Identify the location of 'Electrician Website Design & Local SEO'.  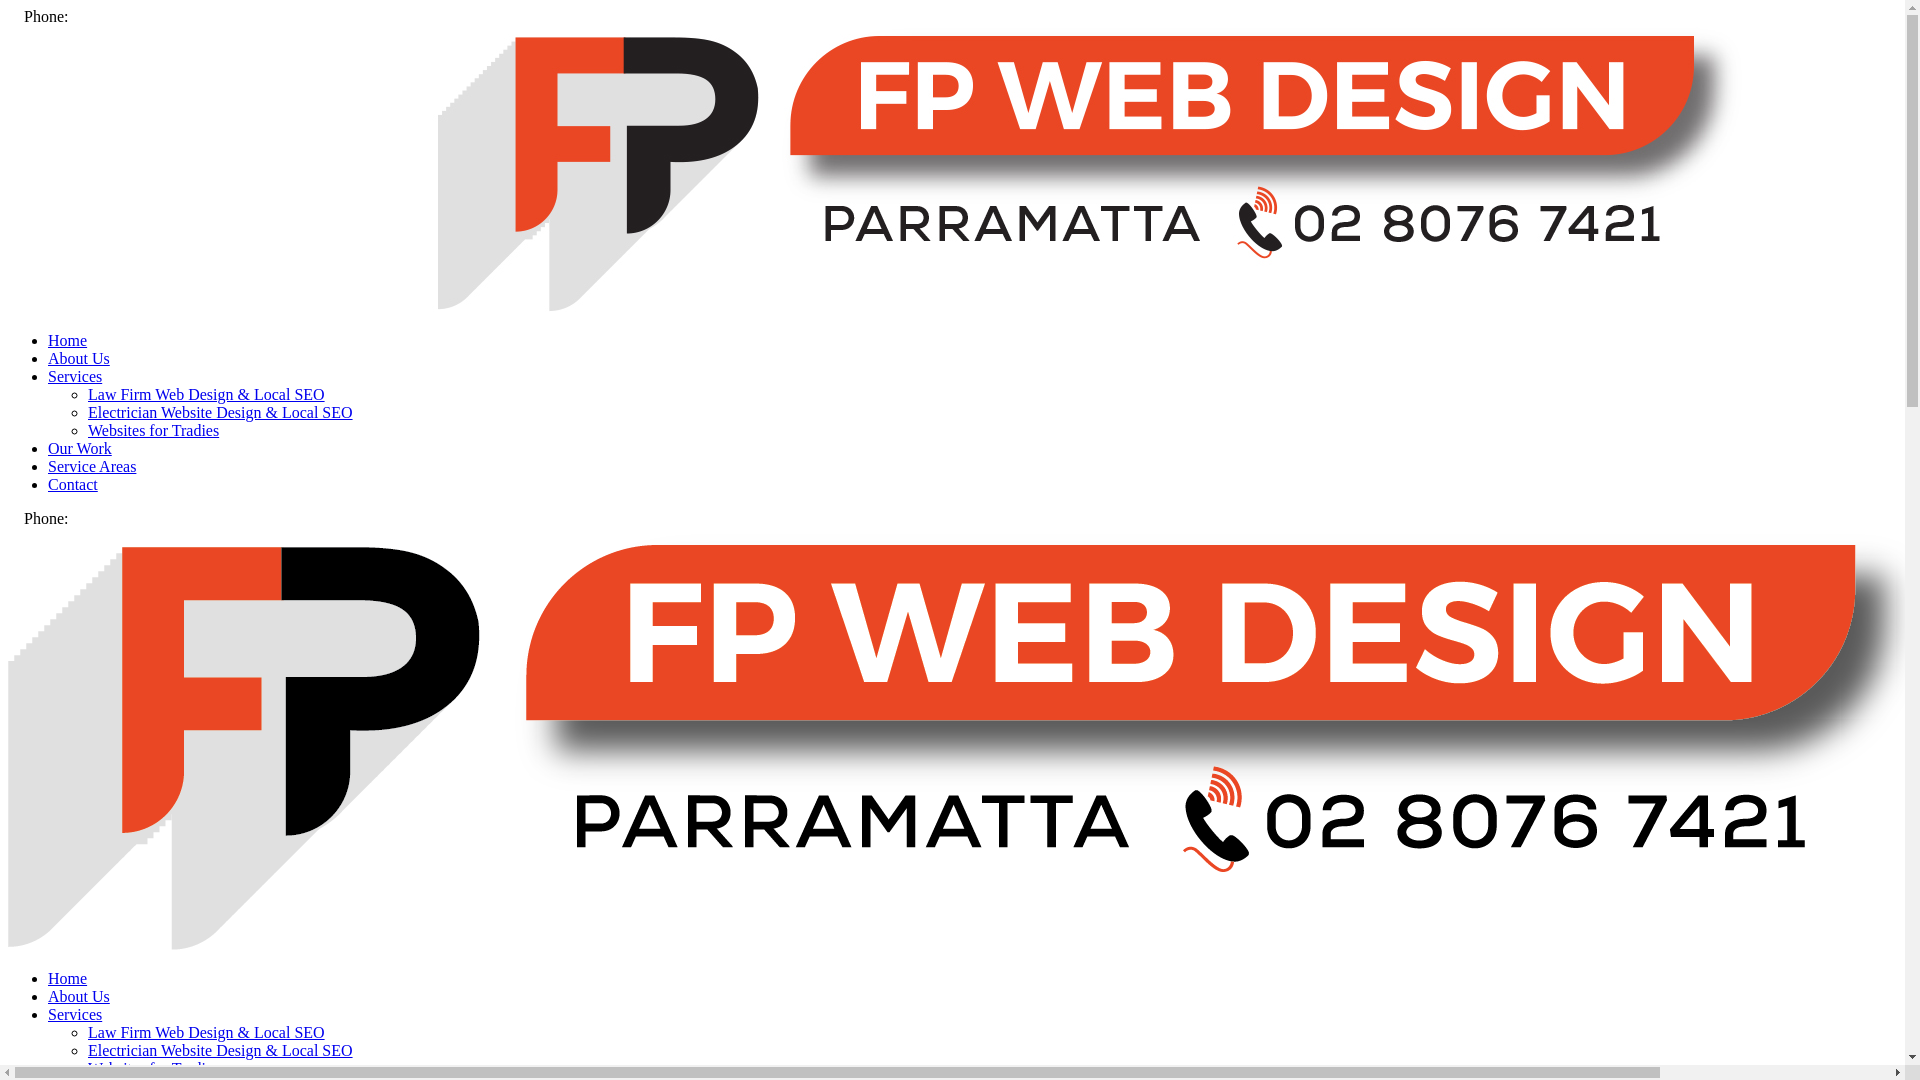
(220, 1049).